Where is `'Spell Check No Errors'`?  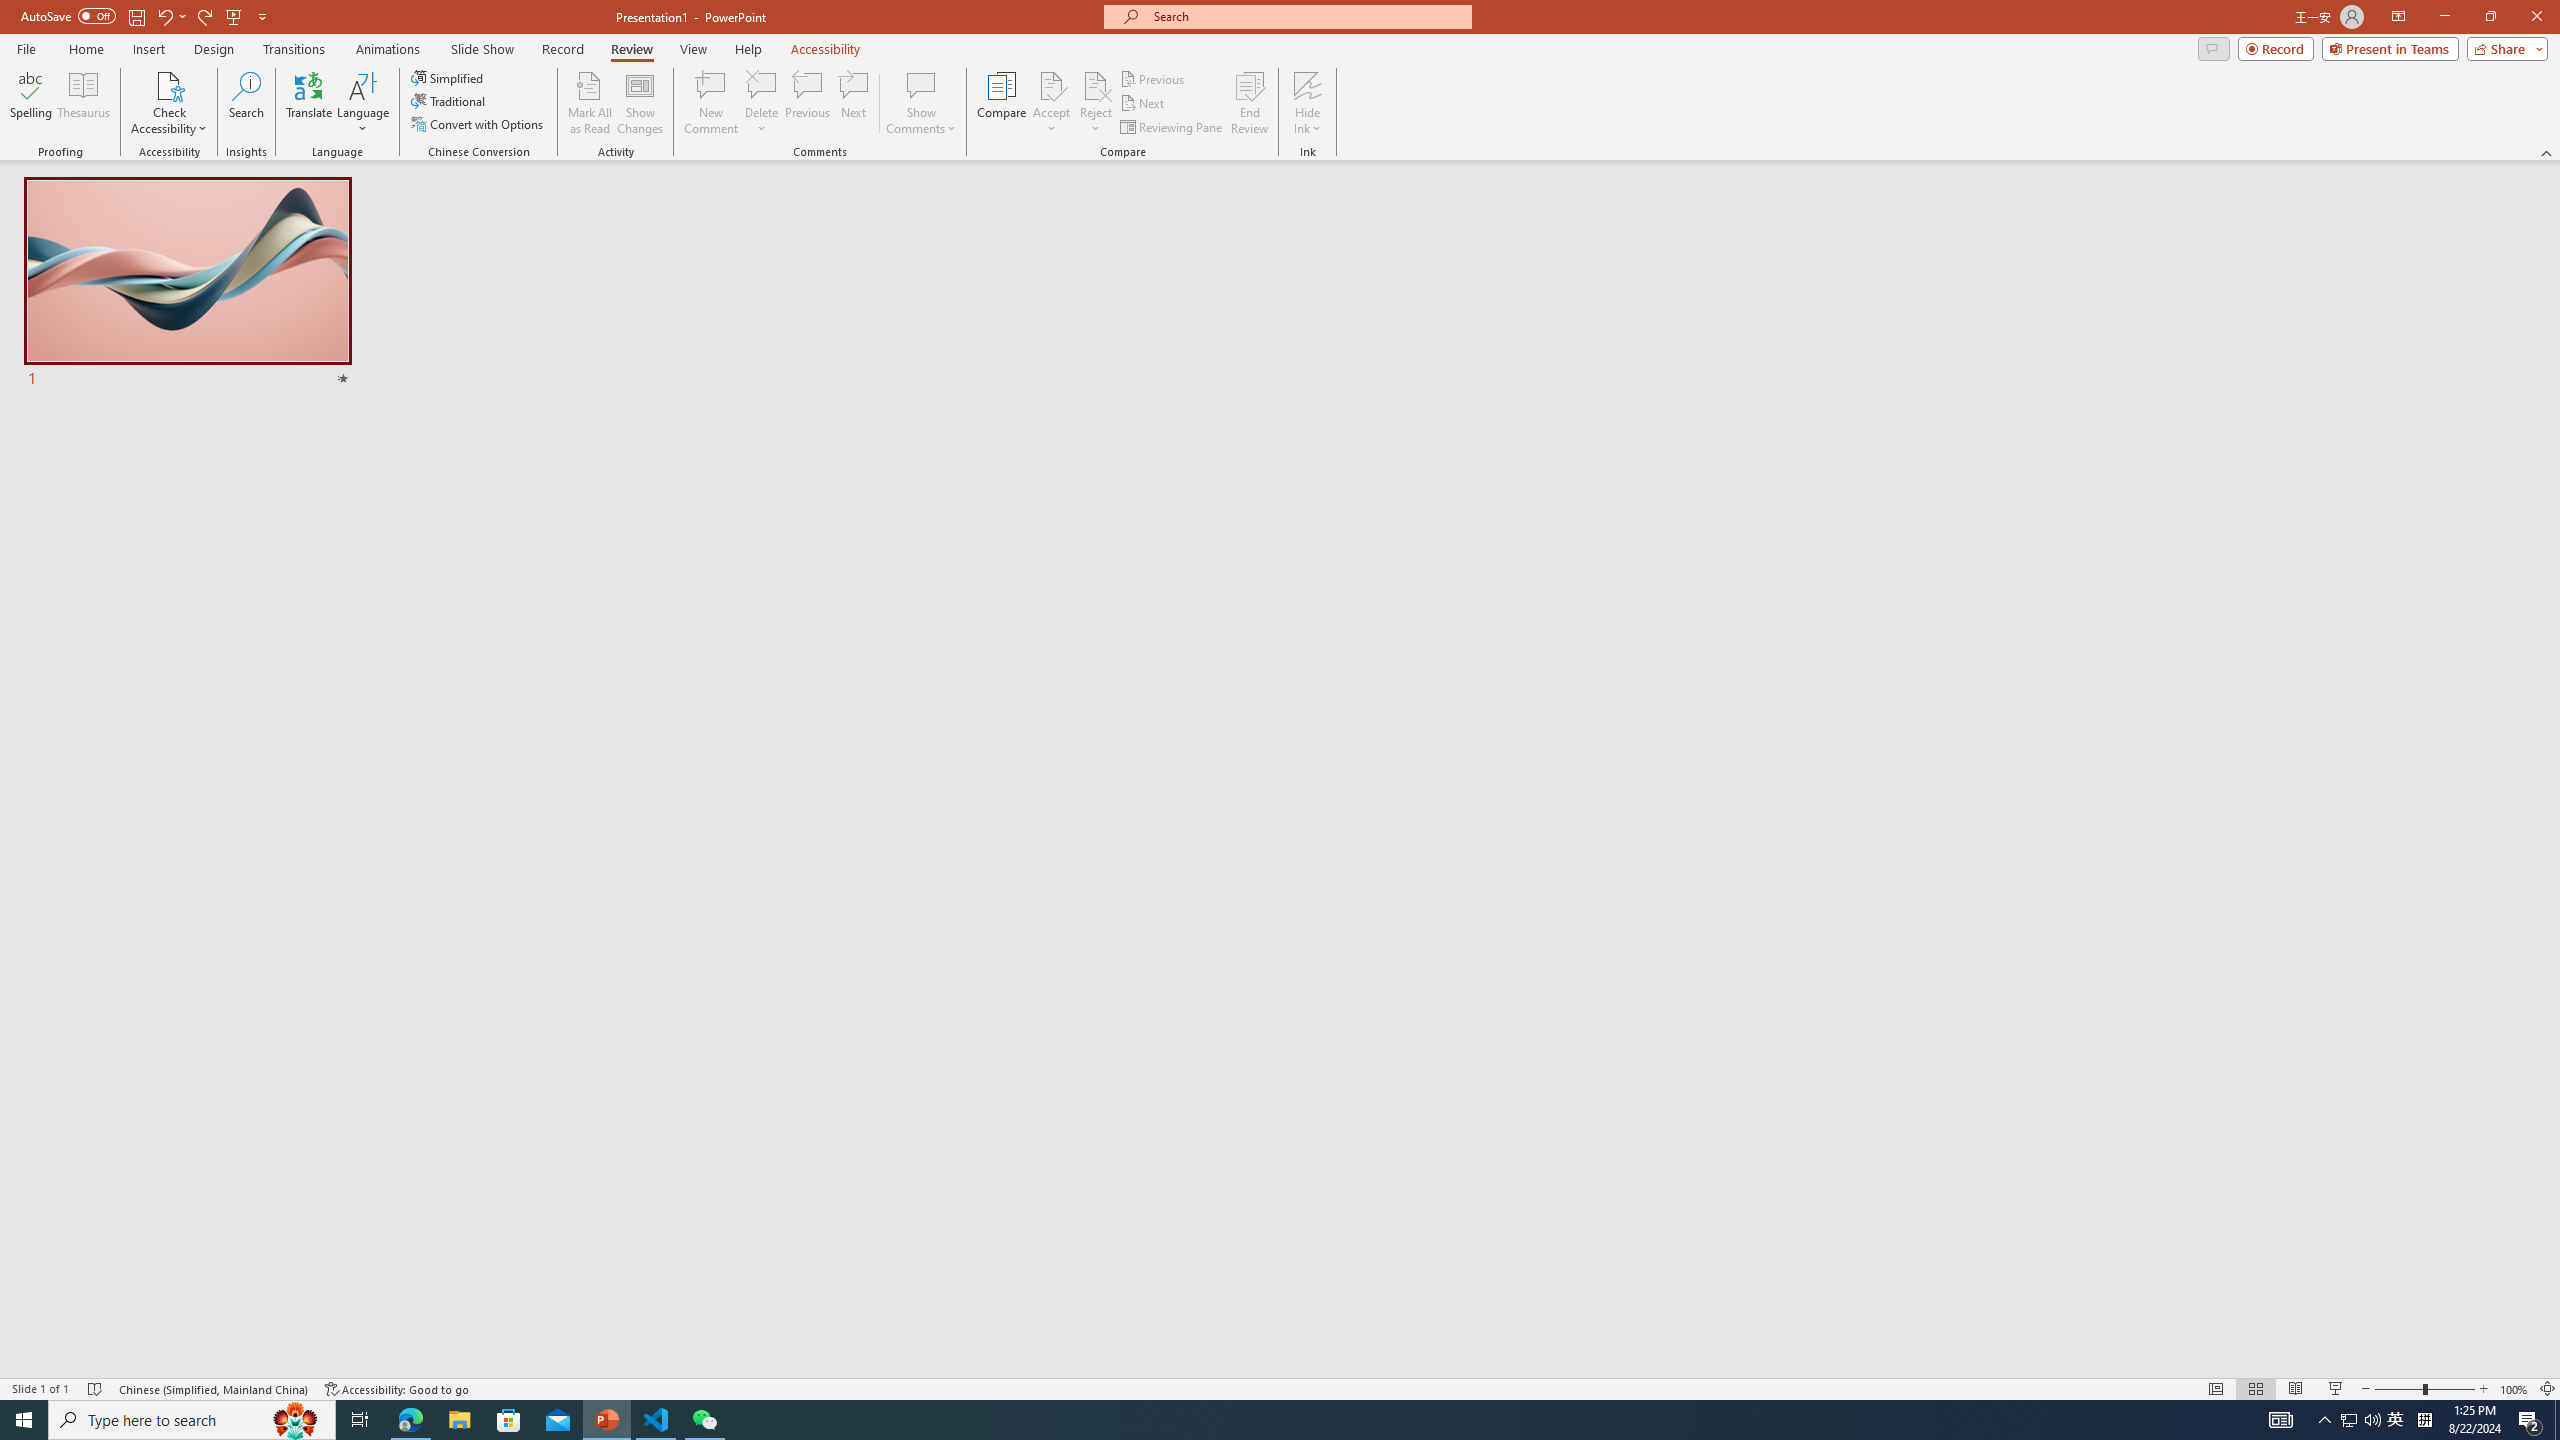 'Spell Check No Errors' is located at coordinates (95, 1389).